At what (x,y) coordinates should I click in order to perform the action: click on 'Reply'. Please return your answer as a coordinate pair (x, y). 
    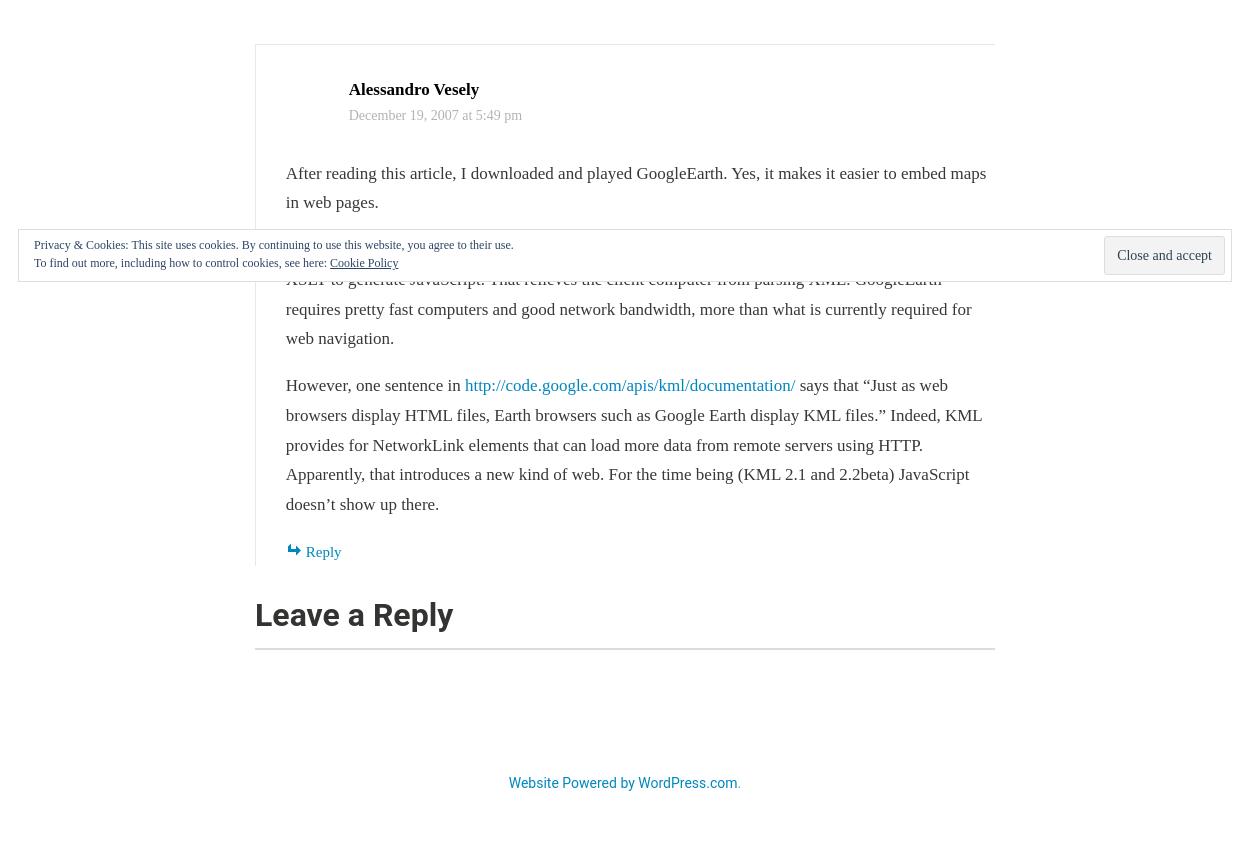
    Looking at the image, I should click on (305, 549).